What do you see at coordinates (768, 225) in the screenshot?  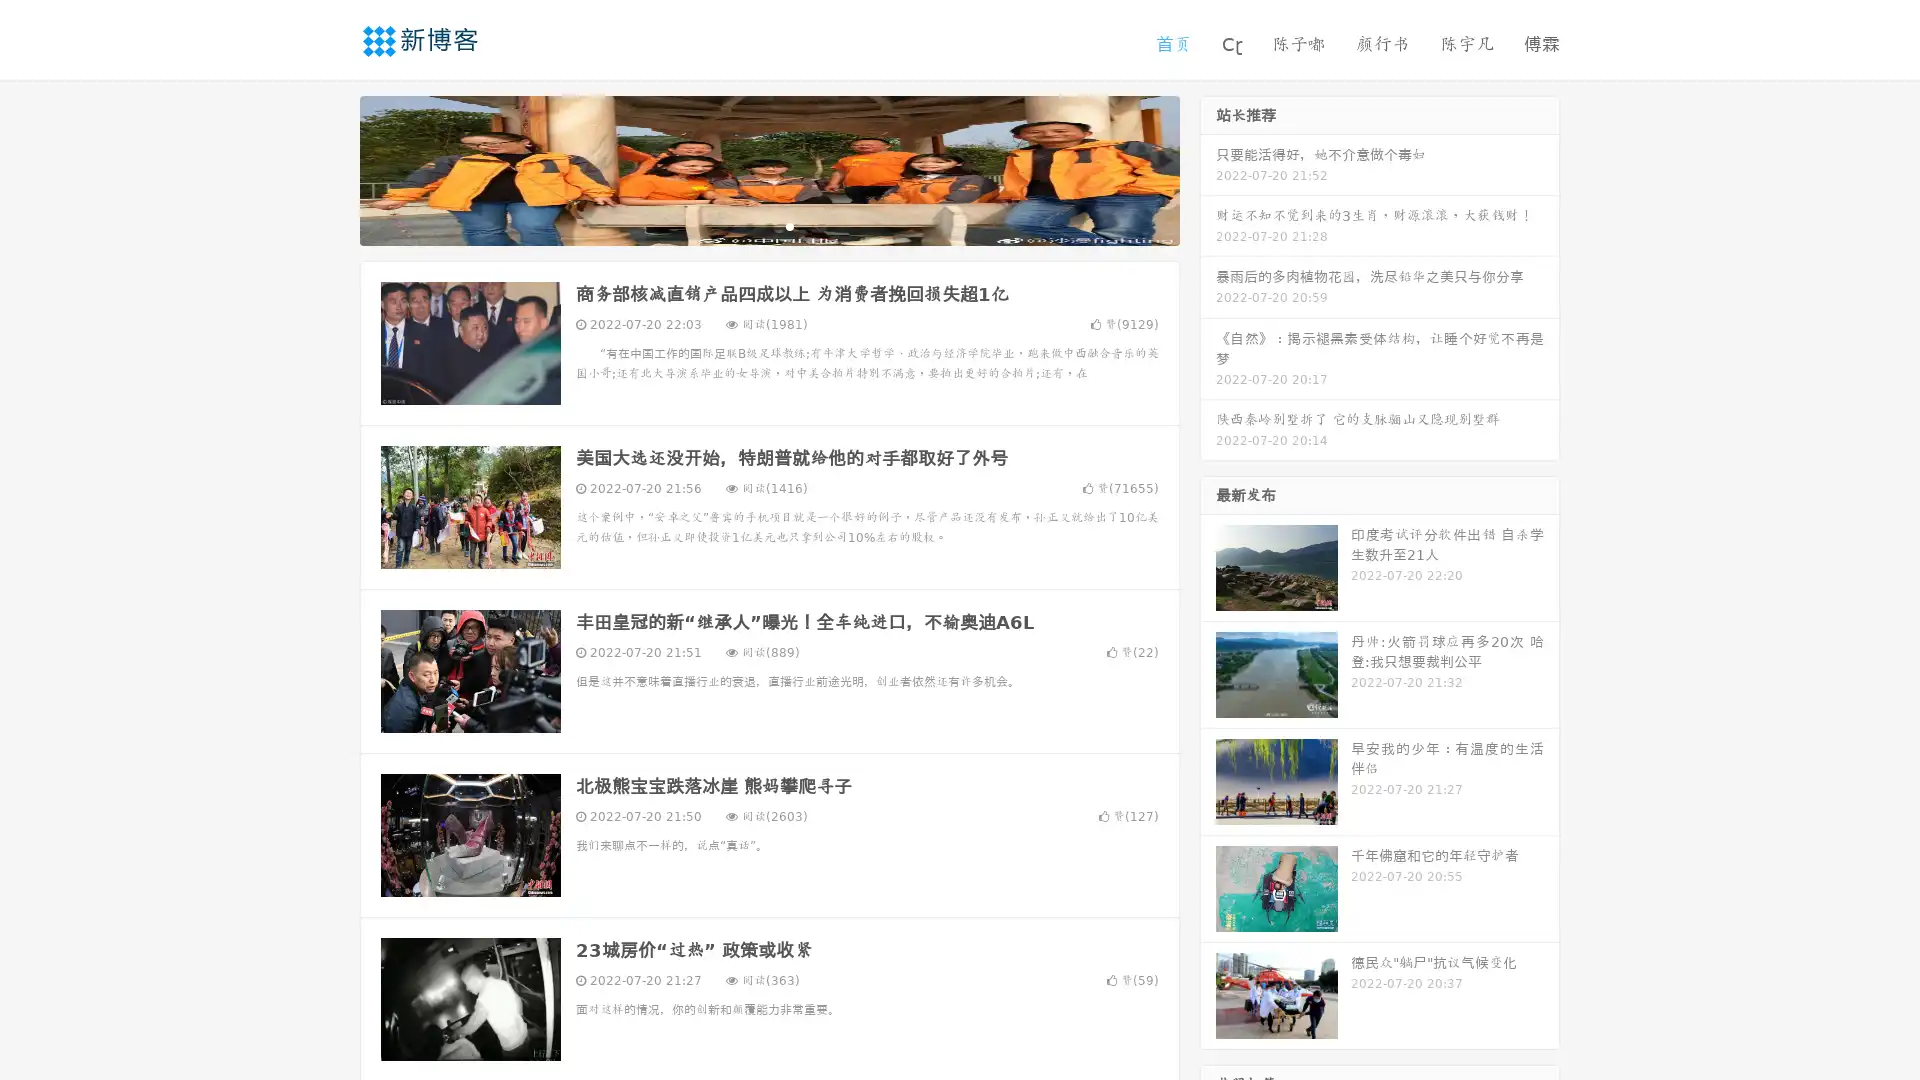 I see `Go to slide 2` at bounding box center [768, 225].